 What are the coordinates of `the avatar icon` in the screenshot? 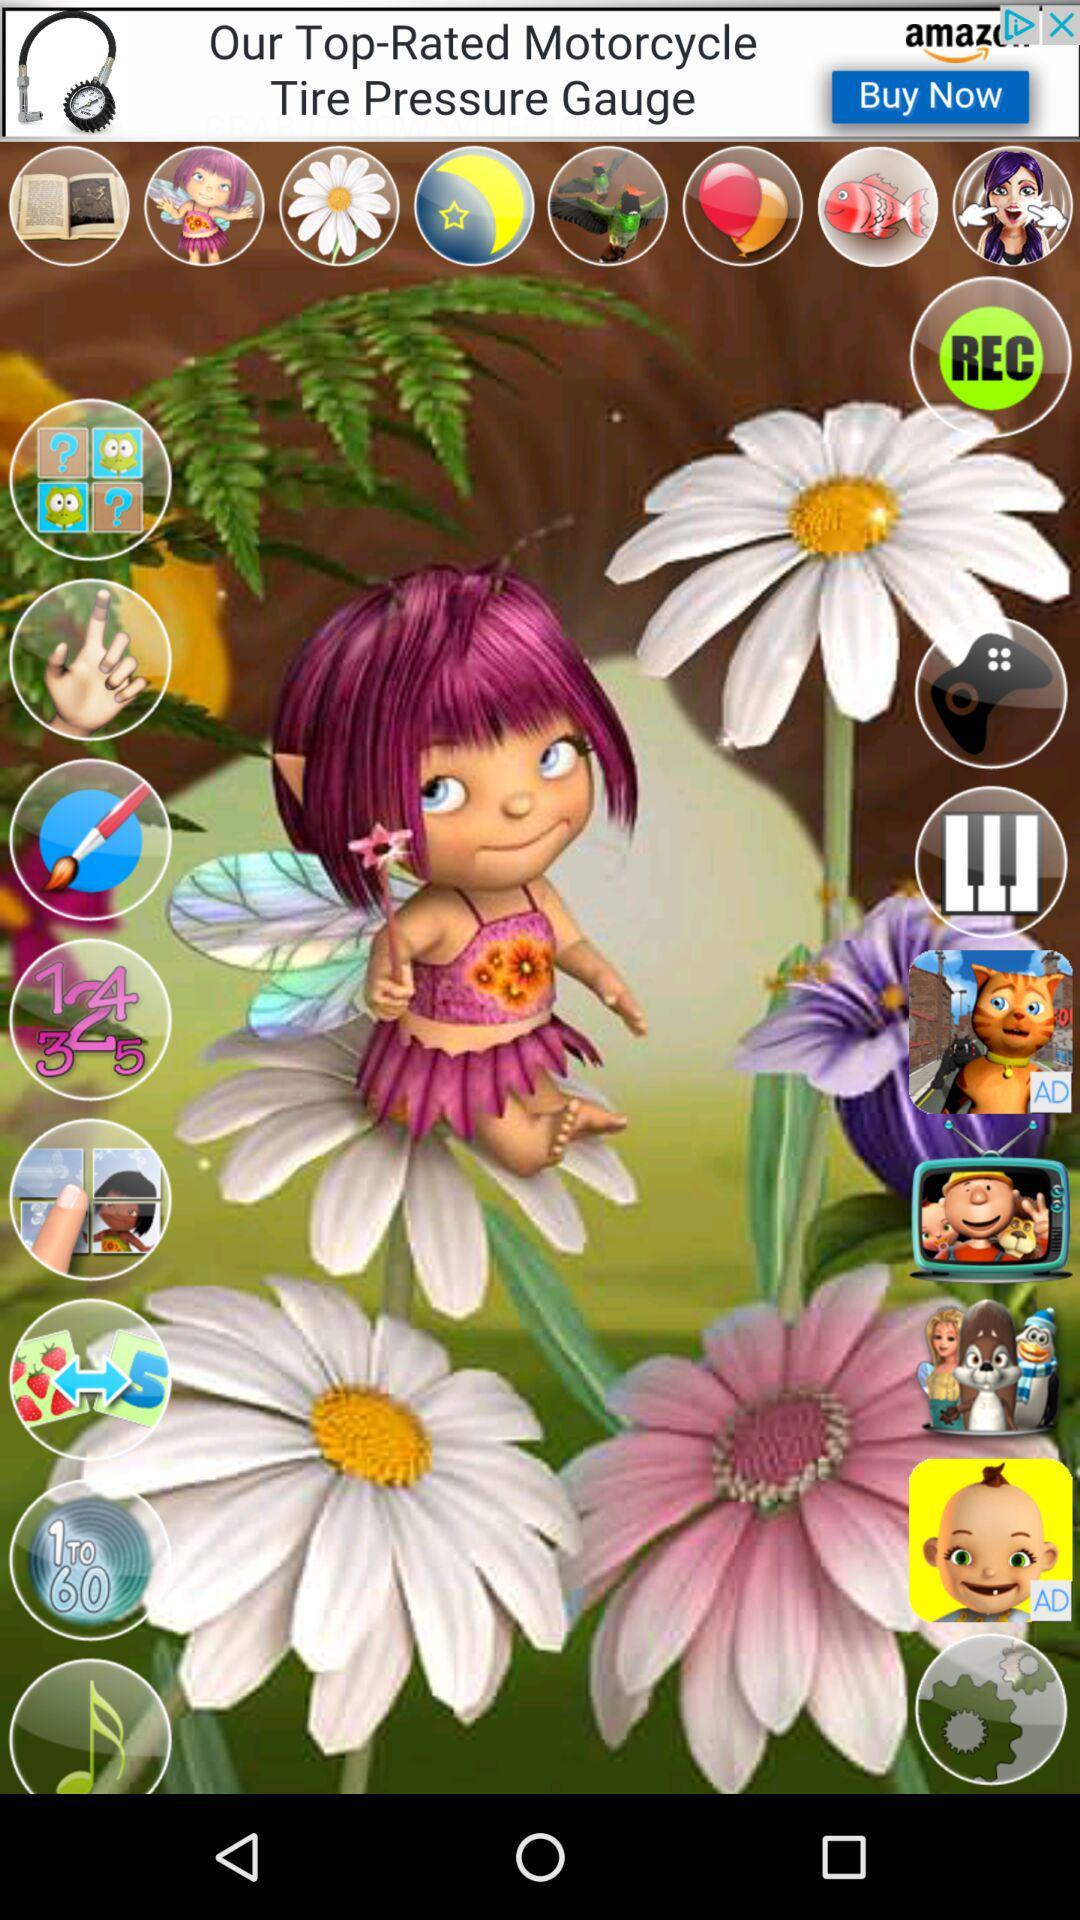 It's located at (88, 1284).